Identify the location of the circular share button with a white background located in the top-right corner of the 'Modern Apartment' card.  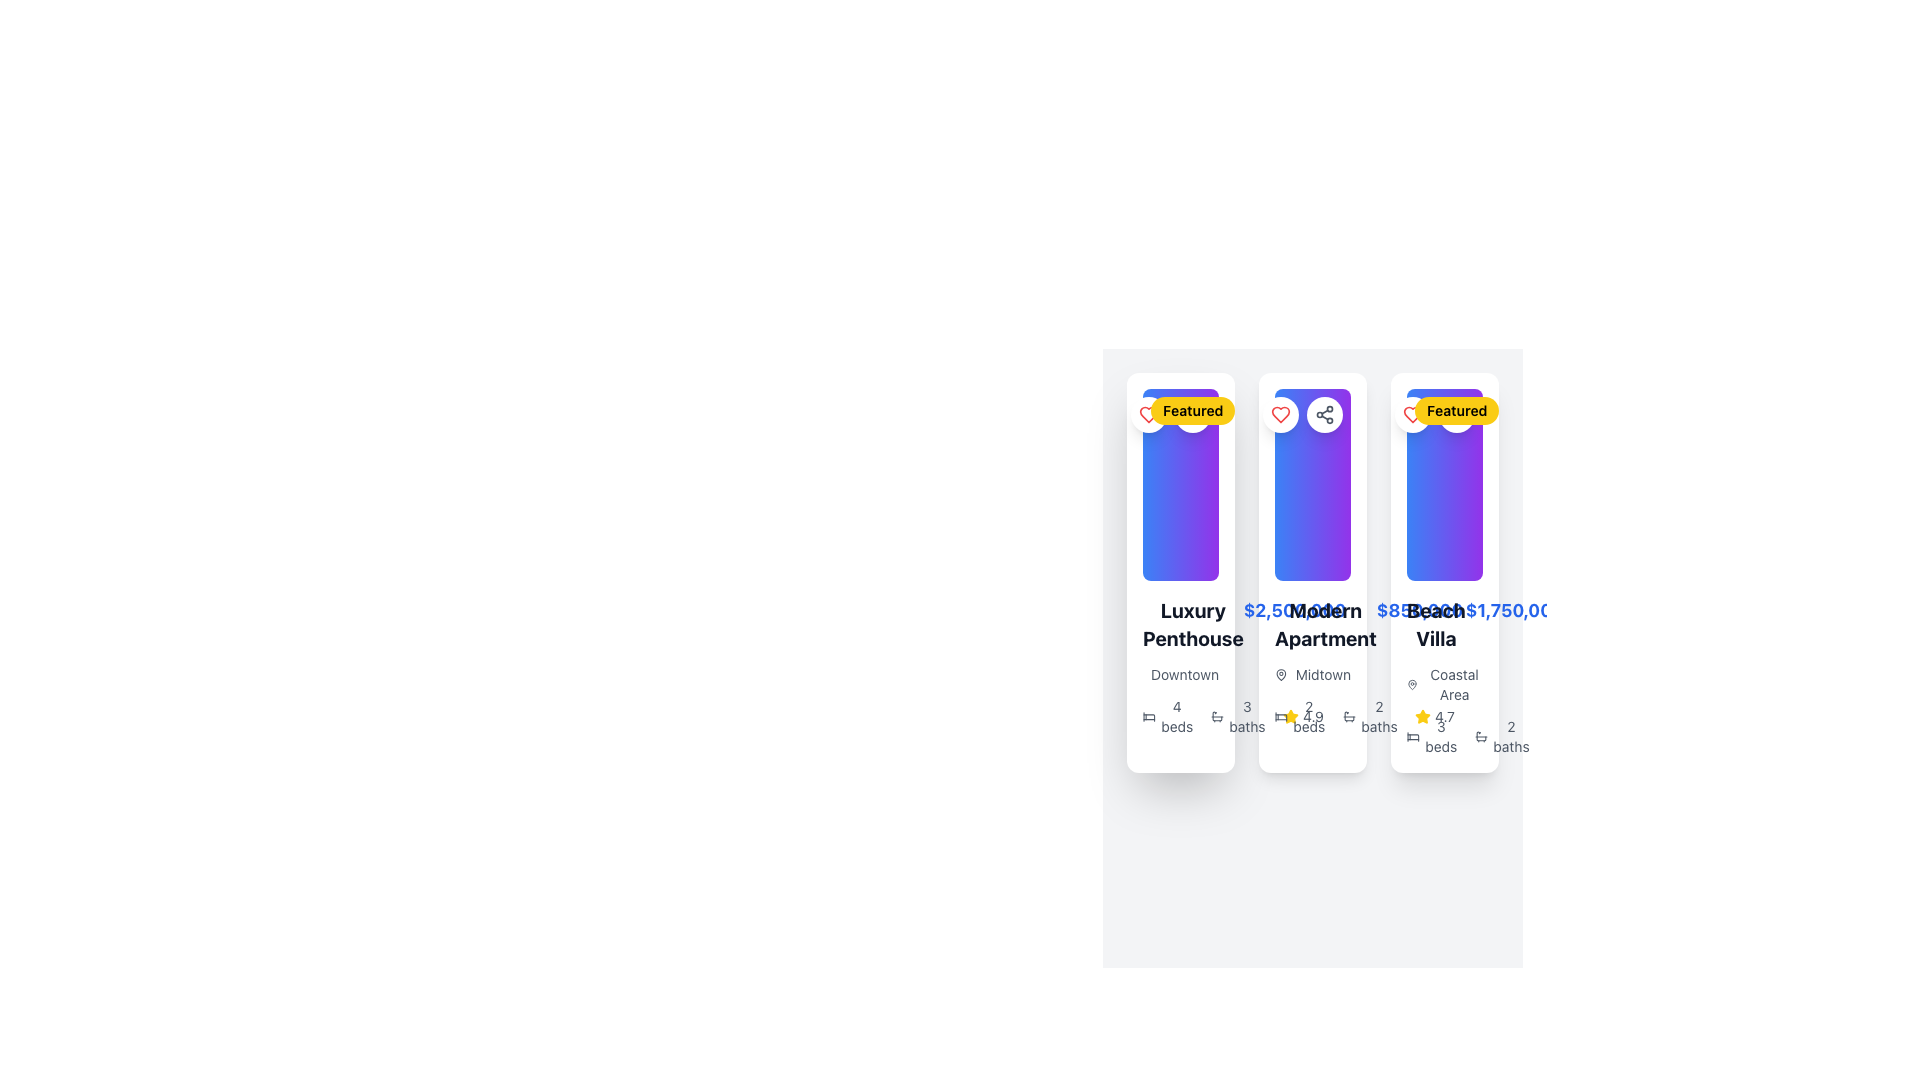
(1324, 414).